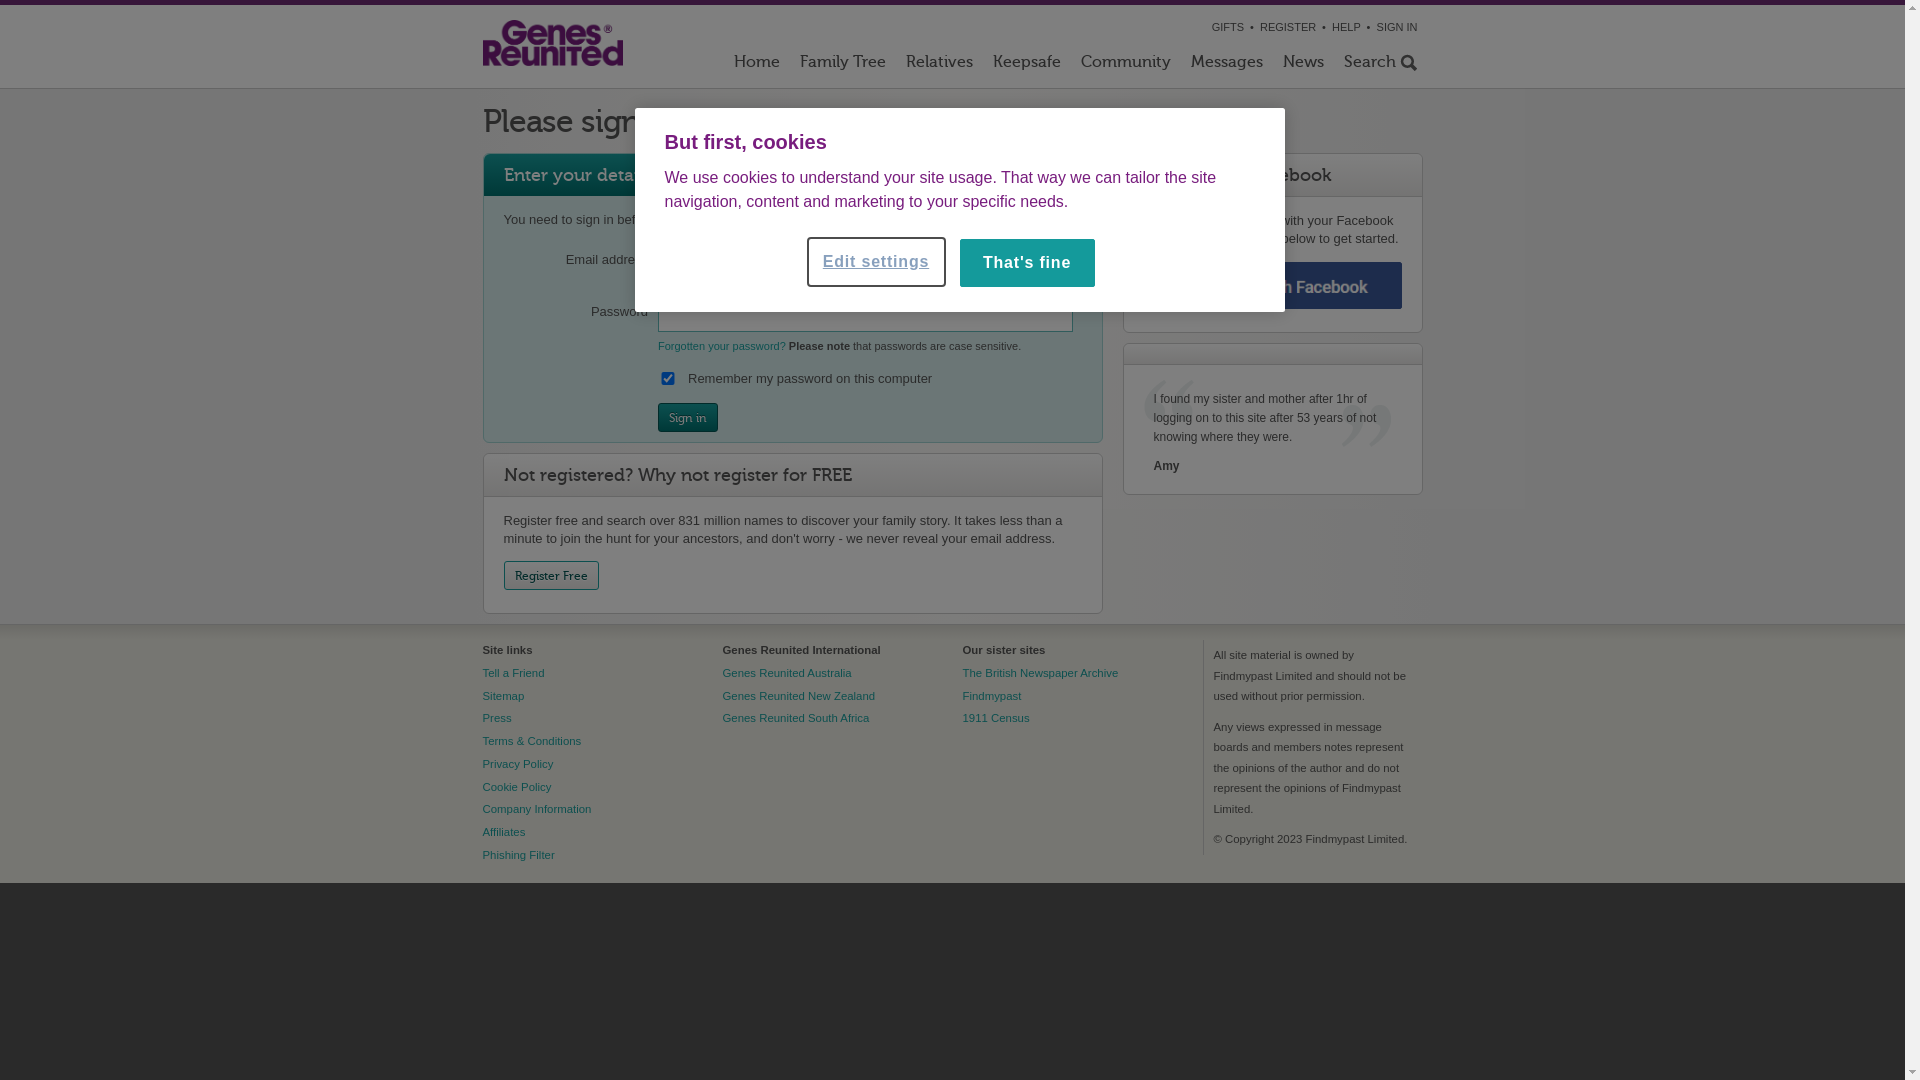 This screenshot has height=1080, width=1920. Describe the element at coordinates (513, 672) in the screenshot. I see `'Tell a Friend'` at that location.